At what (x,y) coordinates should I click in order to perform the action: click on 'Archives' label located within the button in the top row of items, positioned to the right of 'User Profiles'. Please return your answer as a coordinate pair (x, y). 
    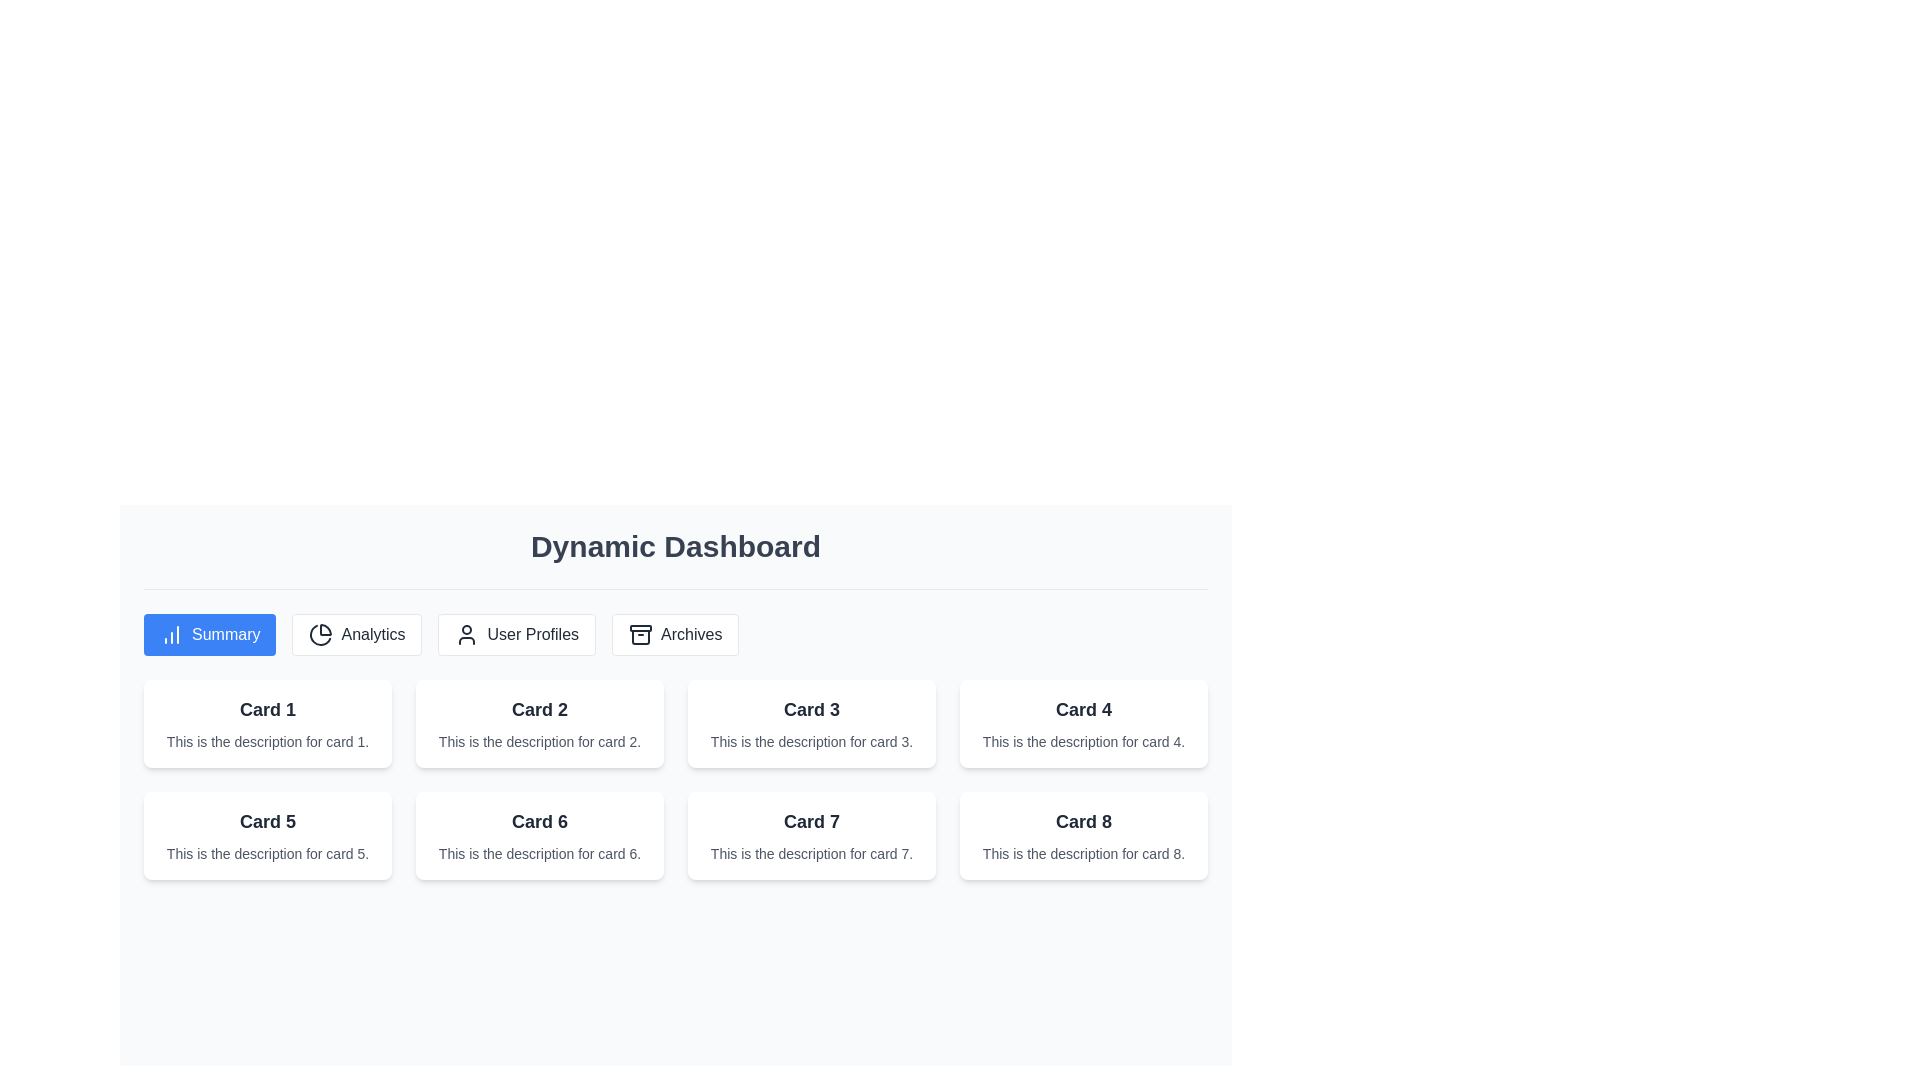
    Looking at the image, I should click on (675, 635).